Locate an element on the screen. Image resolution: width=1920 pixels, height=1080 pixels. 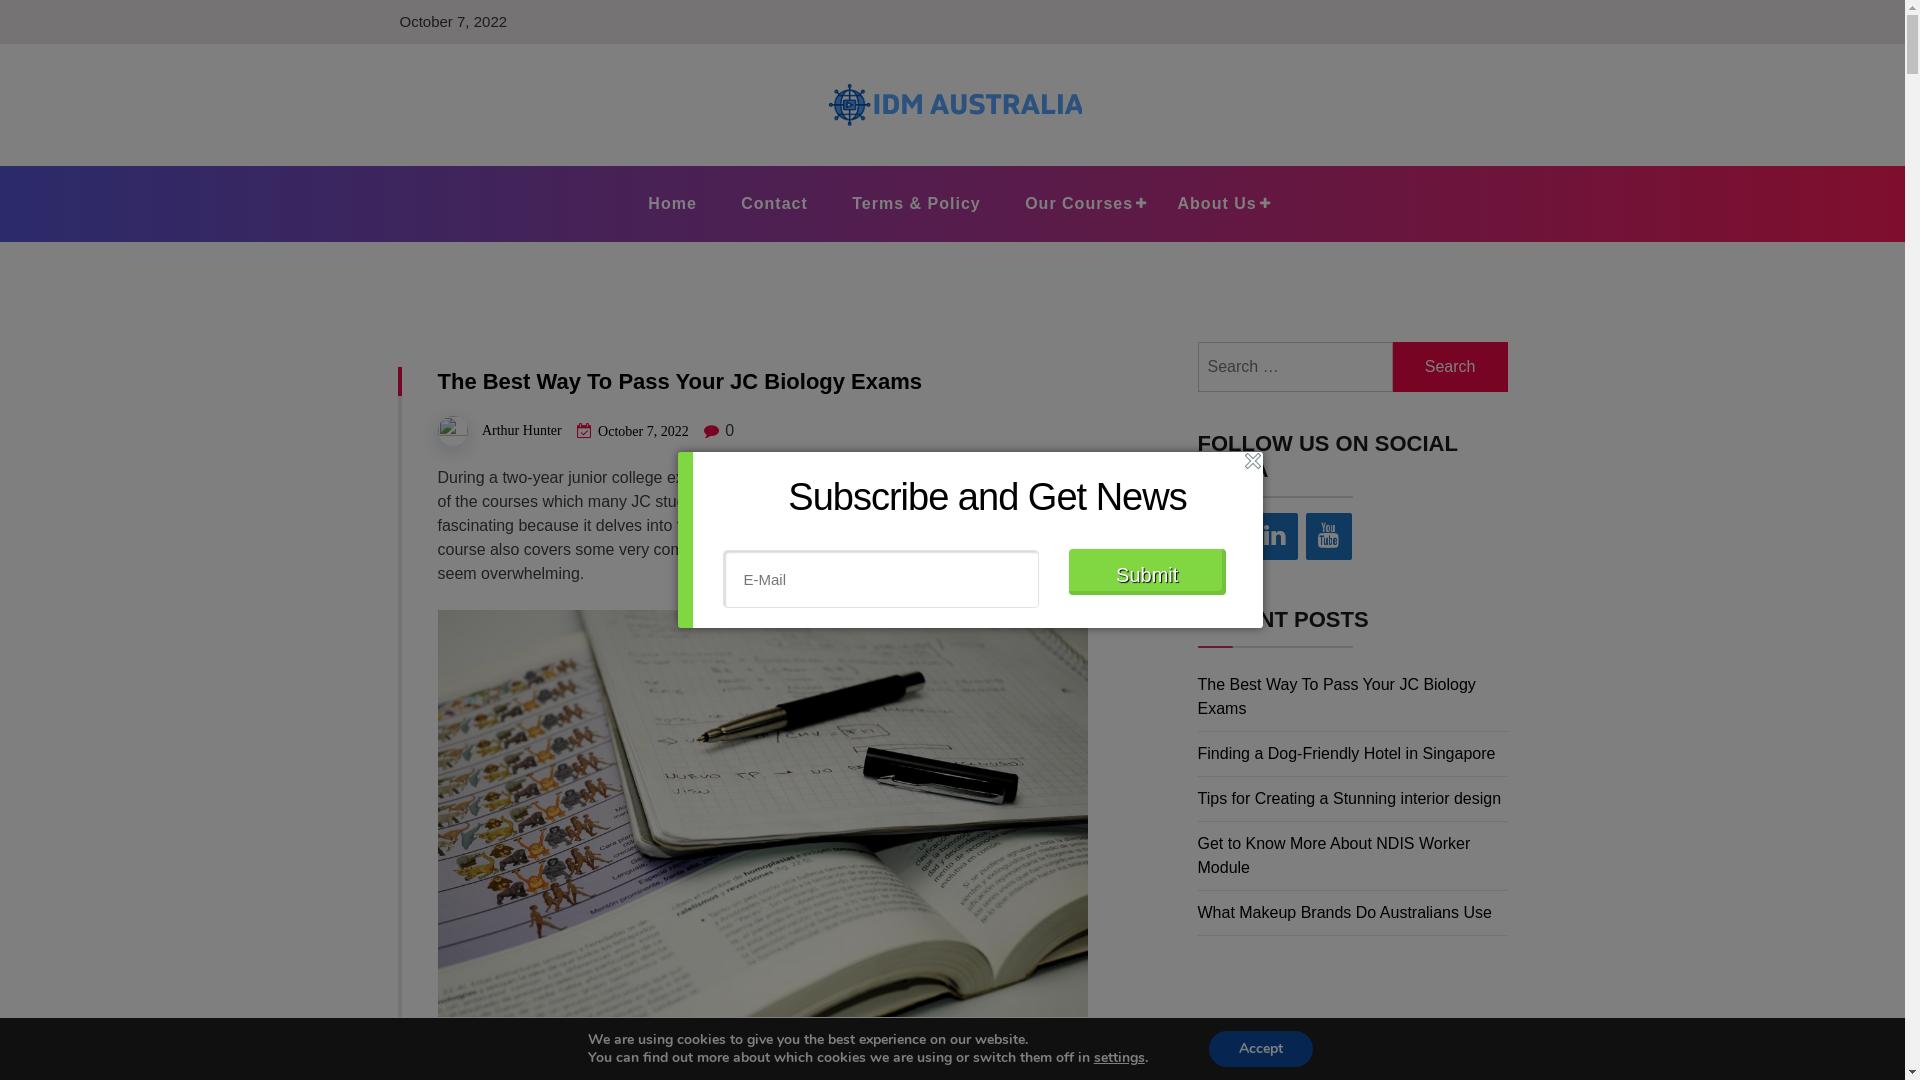
'YouTube' is located at coordinates (1329, 535).